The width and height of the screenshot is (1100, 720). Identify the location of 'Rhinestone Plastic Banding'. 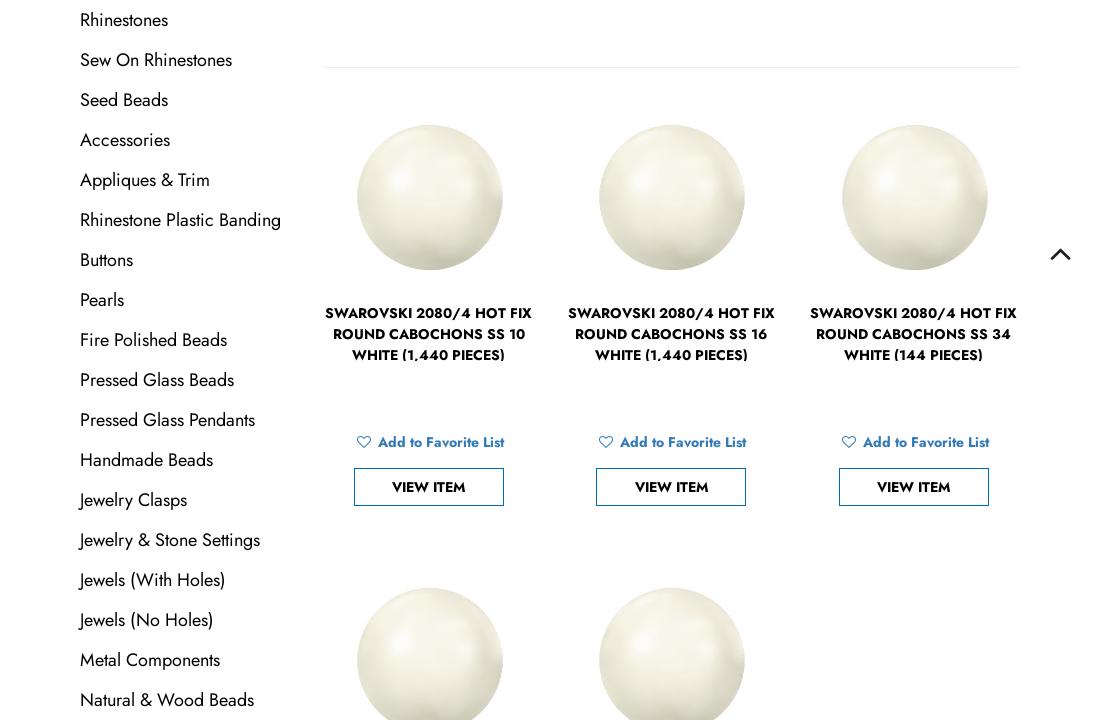
(79, 220).